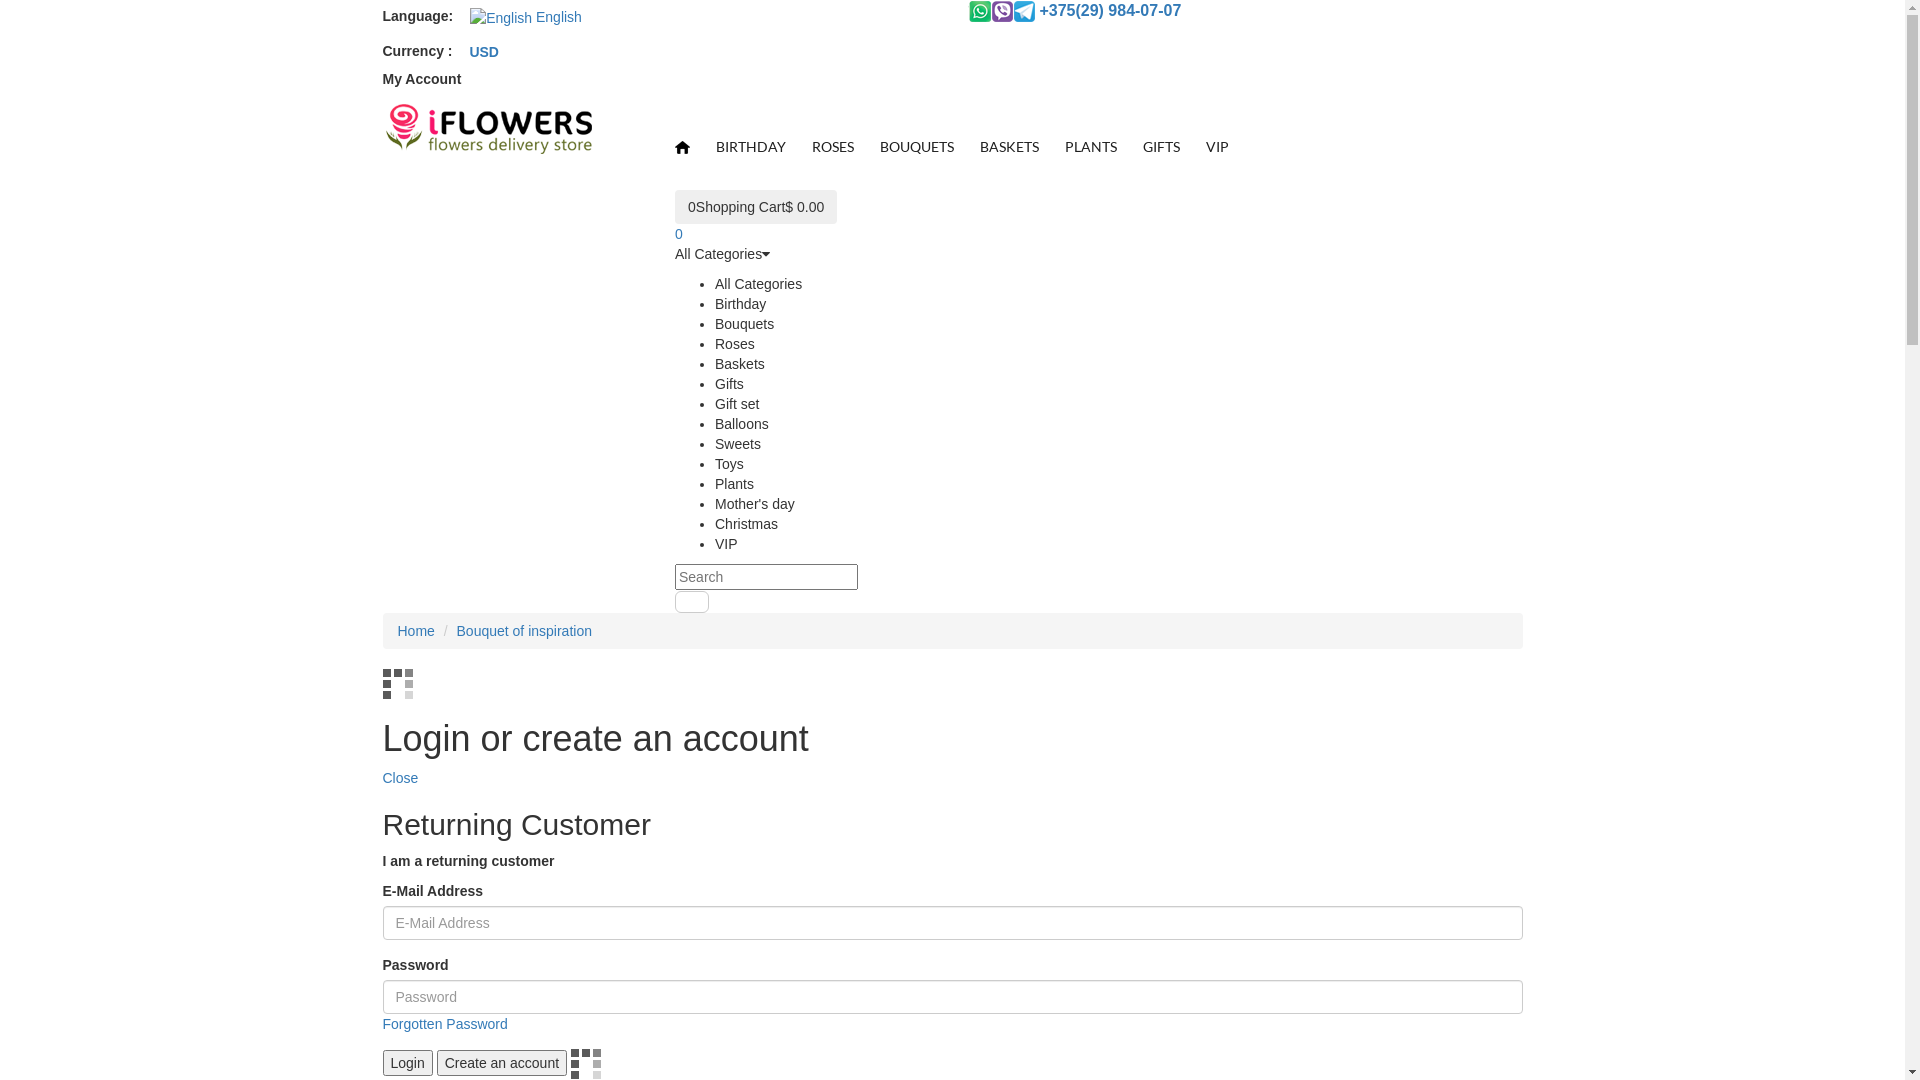 The height and width of the screenshot is (1080, 1920). What do you see at coordinates (915, 145) in the screenshot?
I see `'BOUQUETS'` at bounding box center [915, 145].